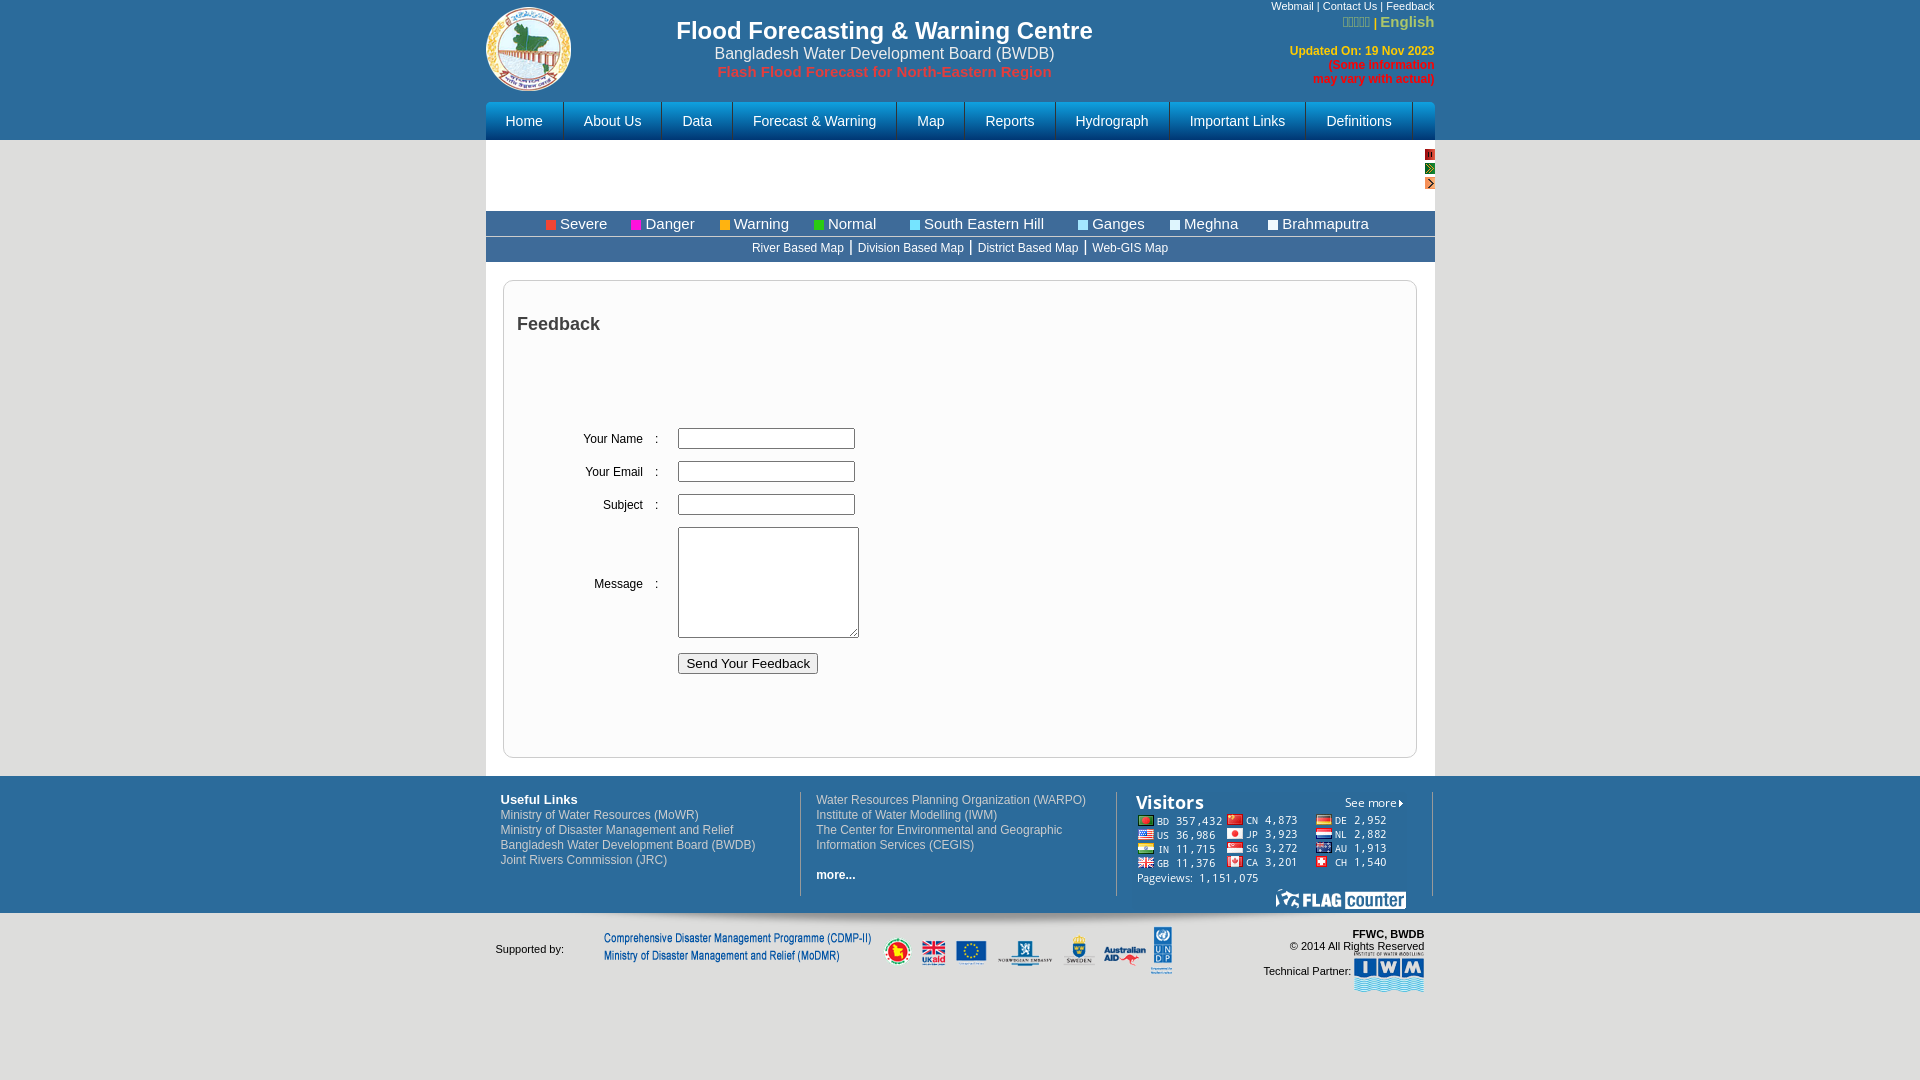 This screenshot has width=1920, height=1080. Describe the element at coordinates (816, 814) in the screenshot. I see `'Institute of Water Modelling (IWM)'` at that location.